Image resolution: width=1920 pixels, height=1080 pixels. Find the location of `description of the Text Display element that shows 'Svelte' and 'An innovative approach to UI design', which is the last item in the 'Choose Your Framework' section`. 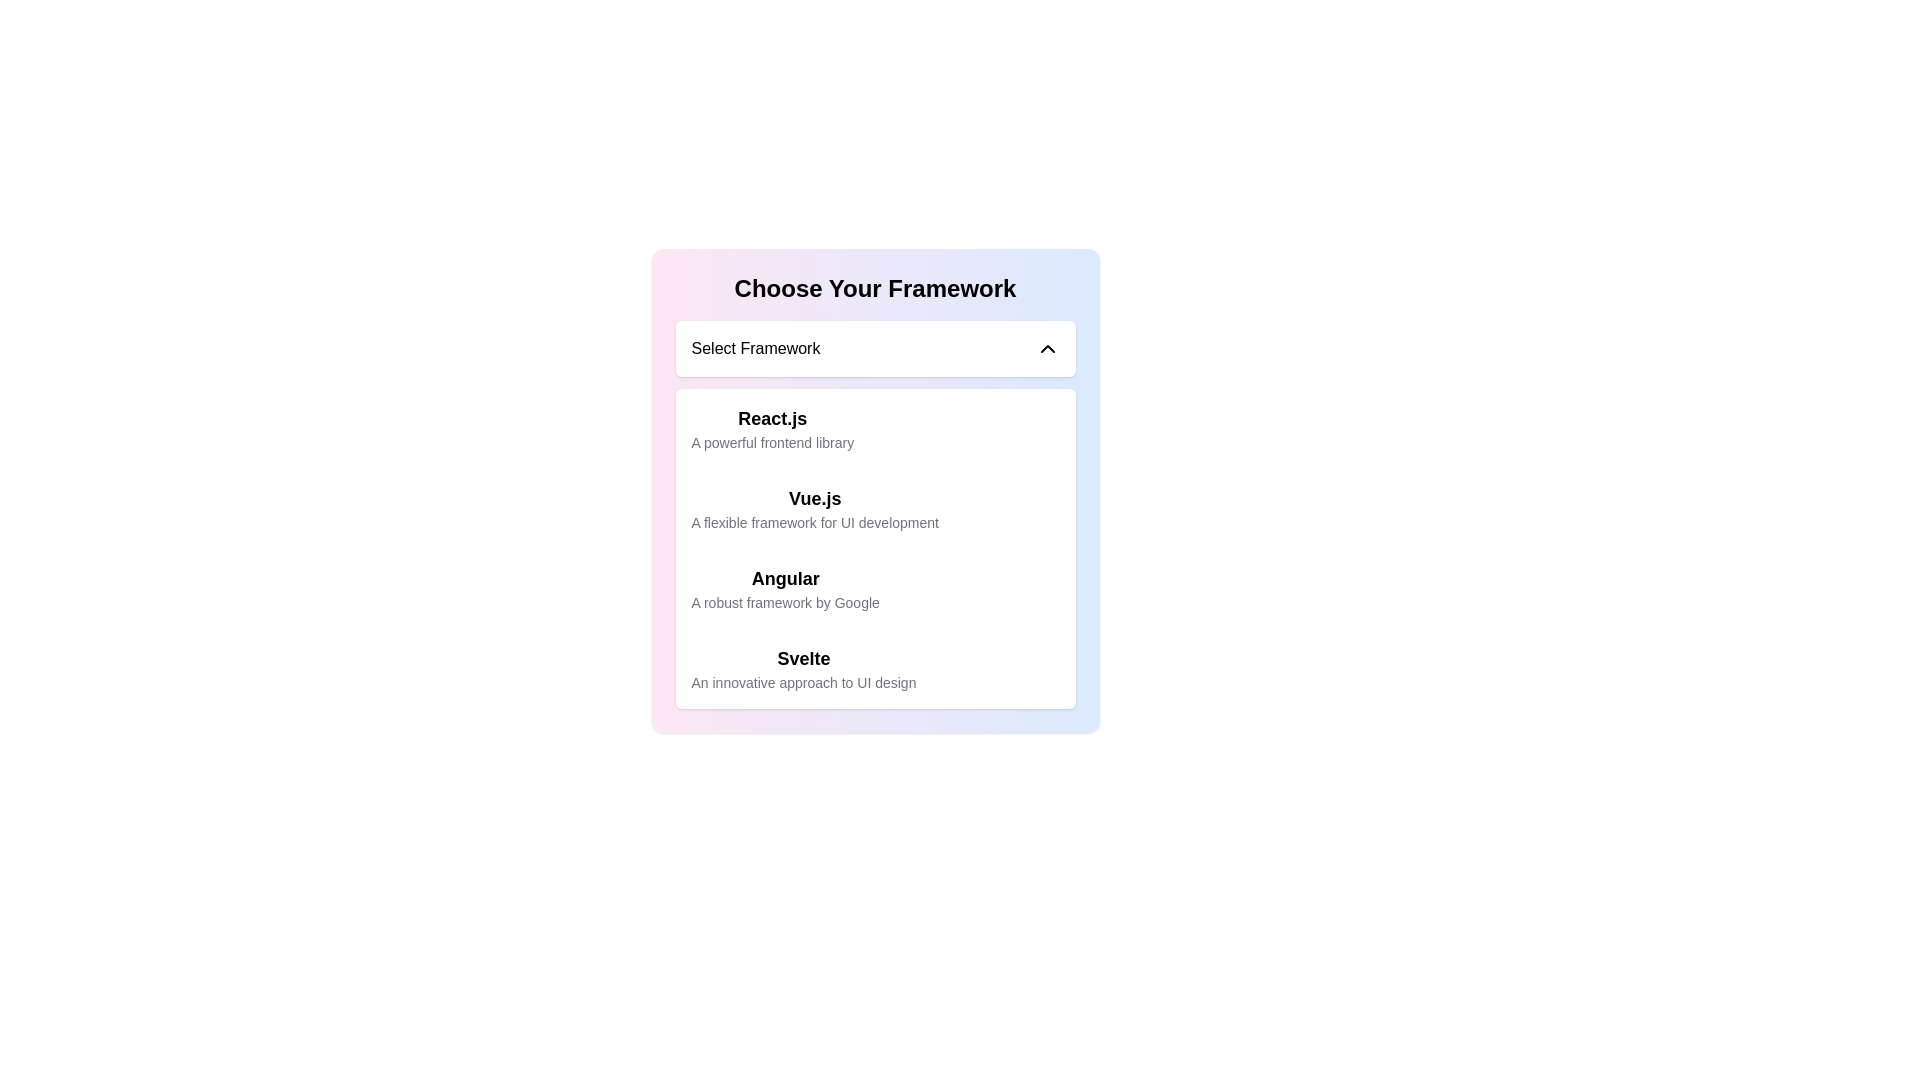

description of the Text Display element that shows 'Svelte' and 'An innovative approach to UI design', which is the last item in the 'Choose Your Framework' section is located at coordinates (803, 668).